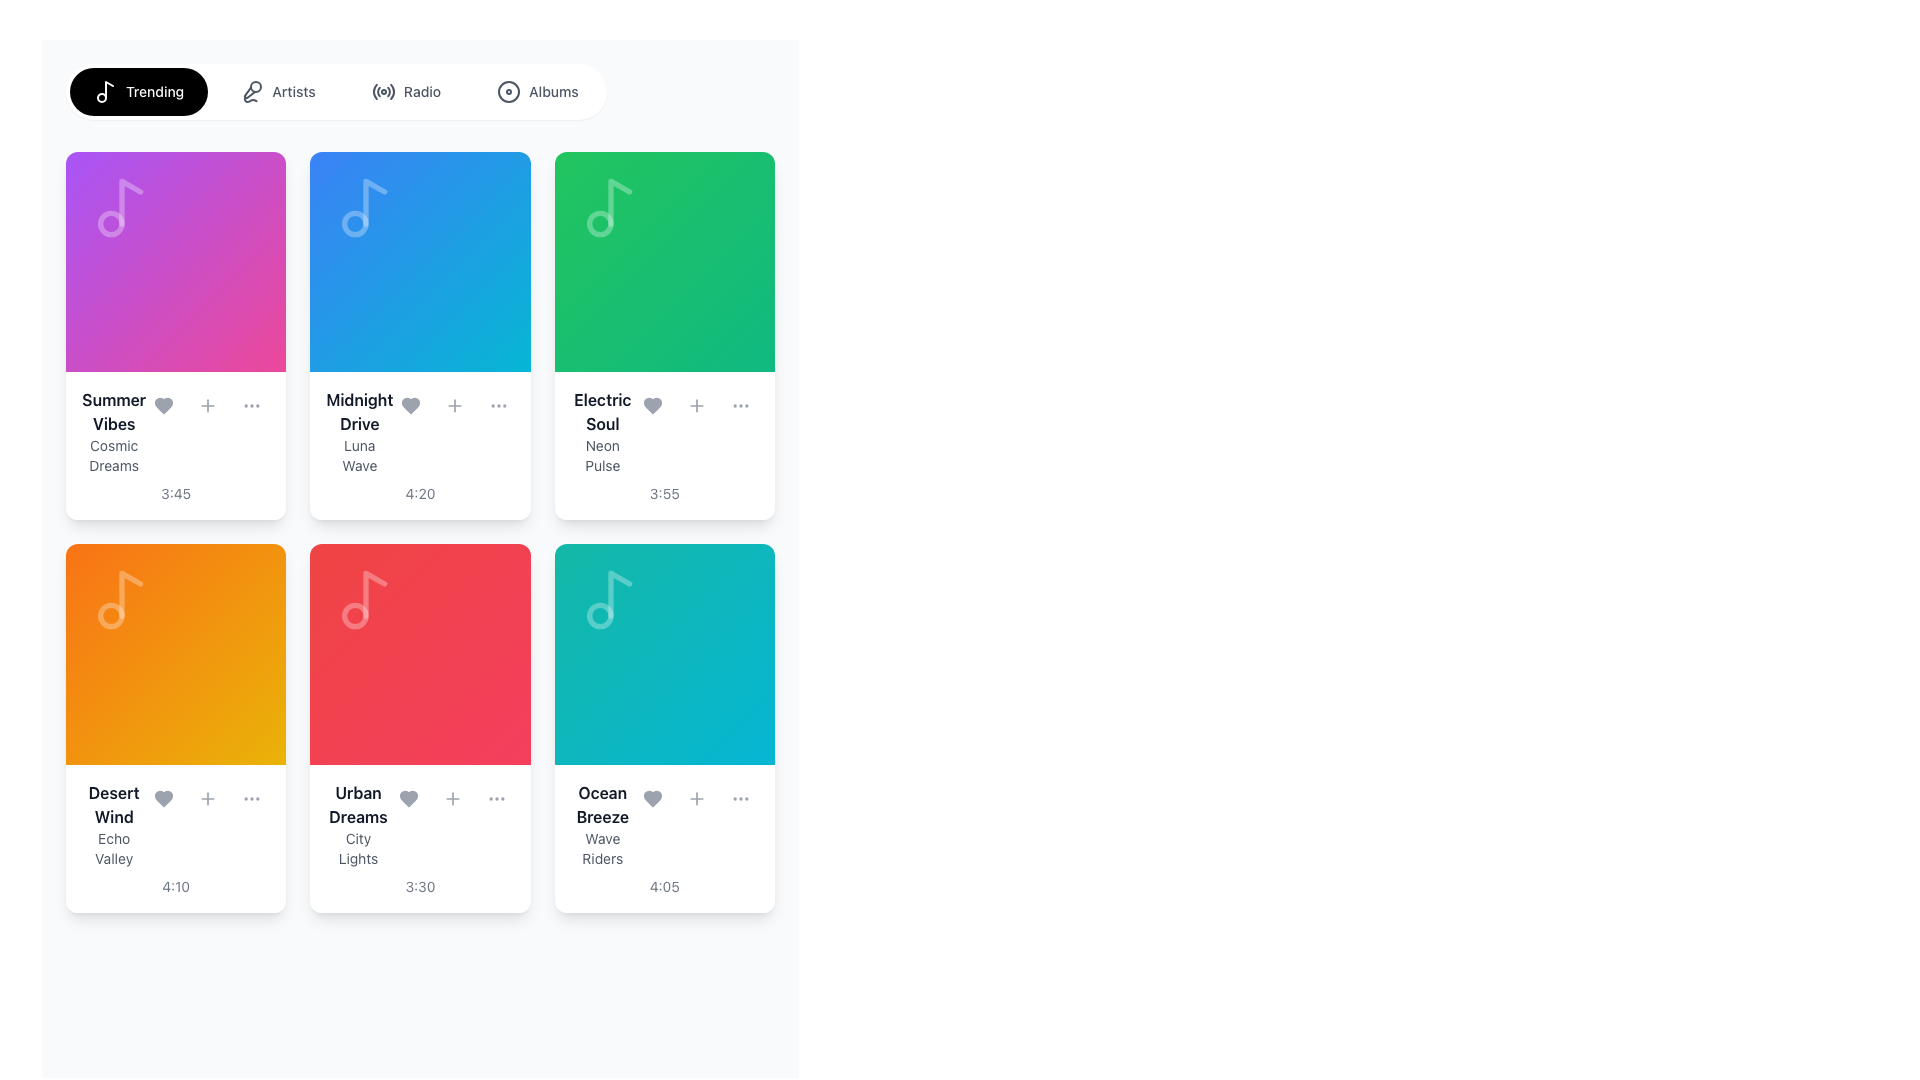 The height and width of the screenshot is (1080, 1920). I want to click on the 'Midnight Drive' text label, which is styled in bold and colored dark, located in the second card row, above the 'Luna Wave' subtitle, so click(359, 411).